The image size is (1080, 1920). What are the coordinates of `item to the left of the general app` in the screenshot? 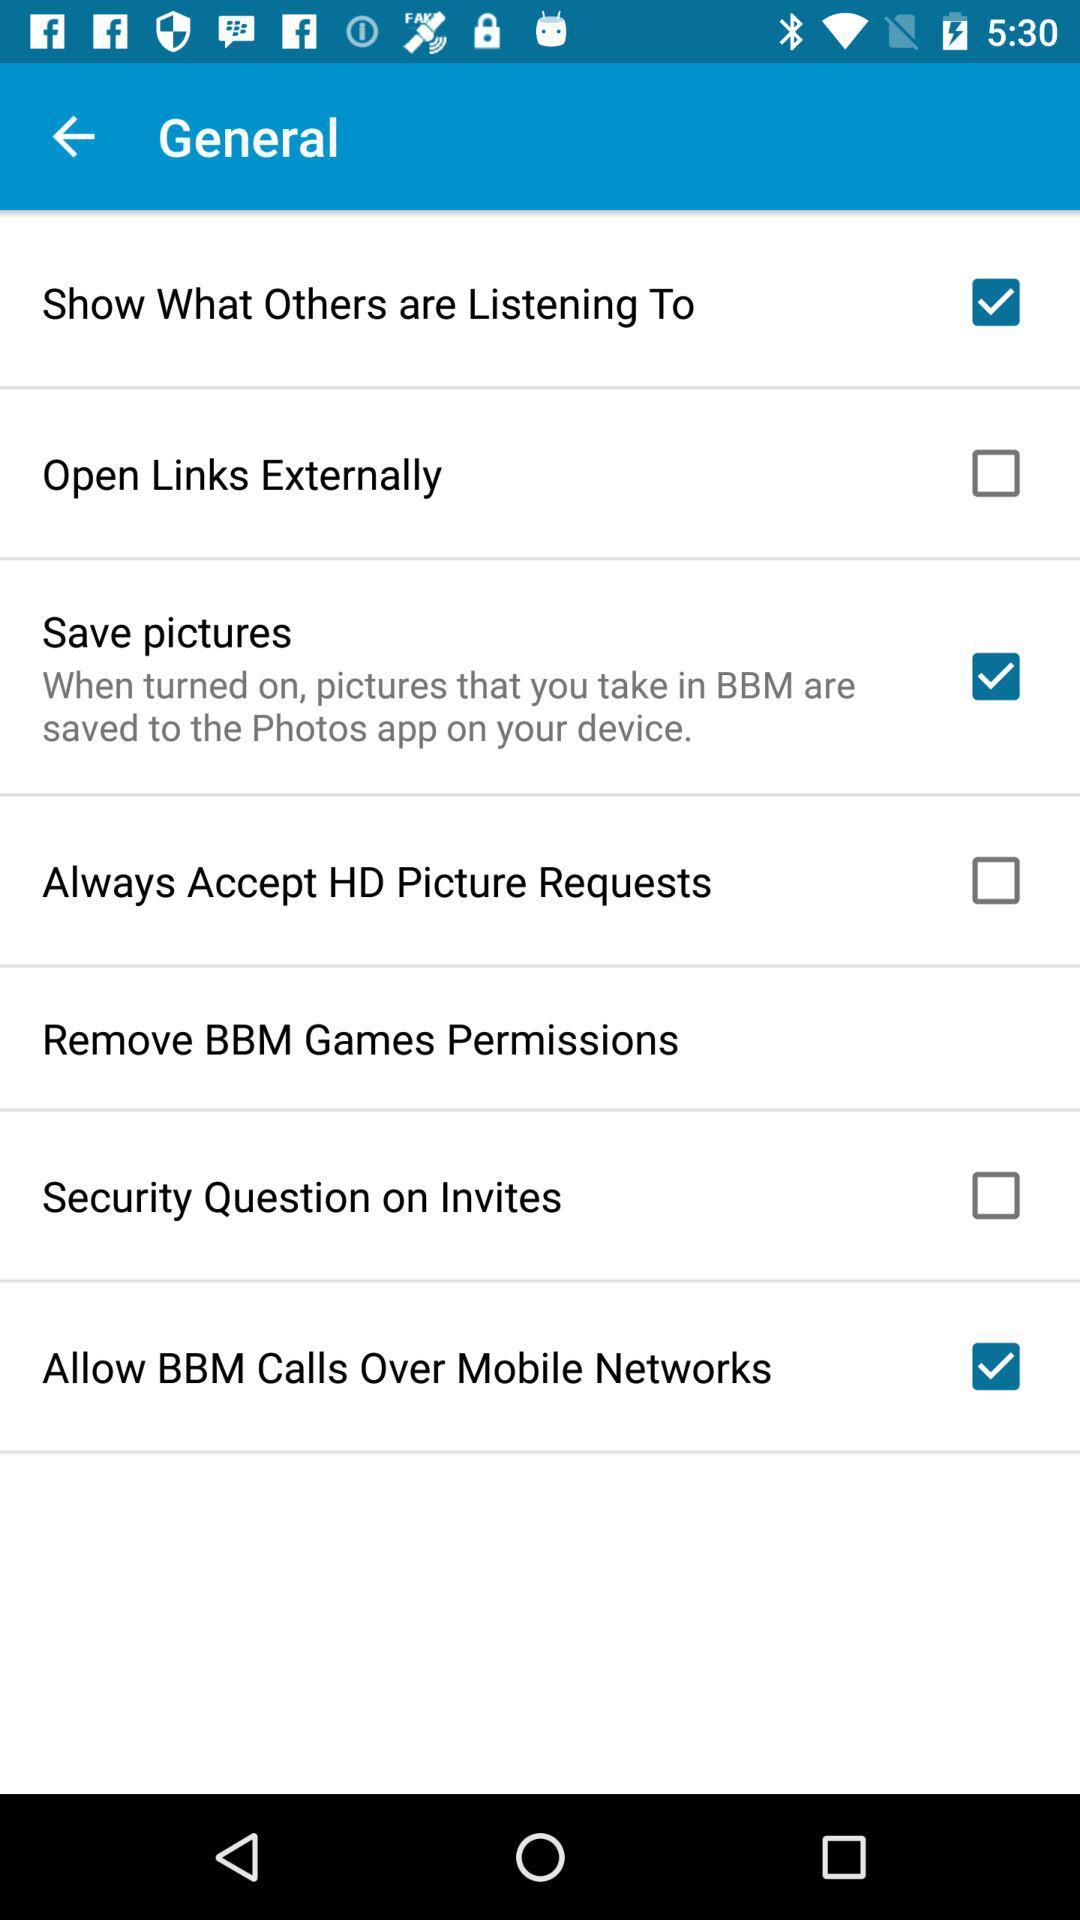 It's located at (72, 135).